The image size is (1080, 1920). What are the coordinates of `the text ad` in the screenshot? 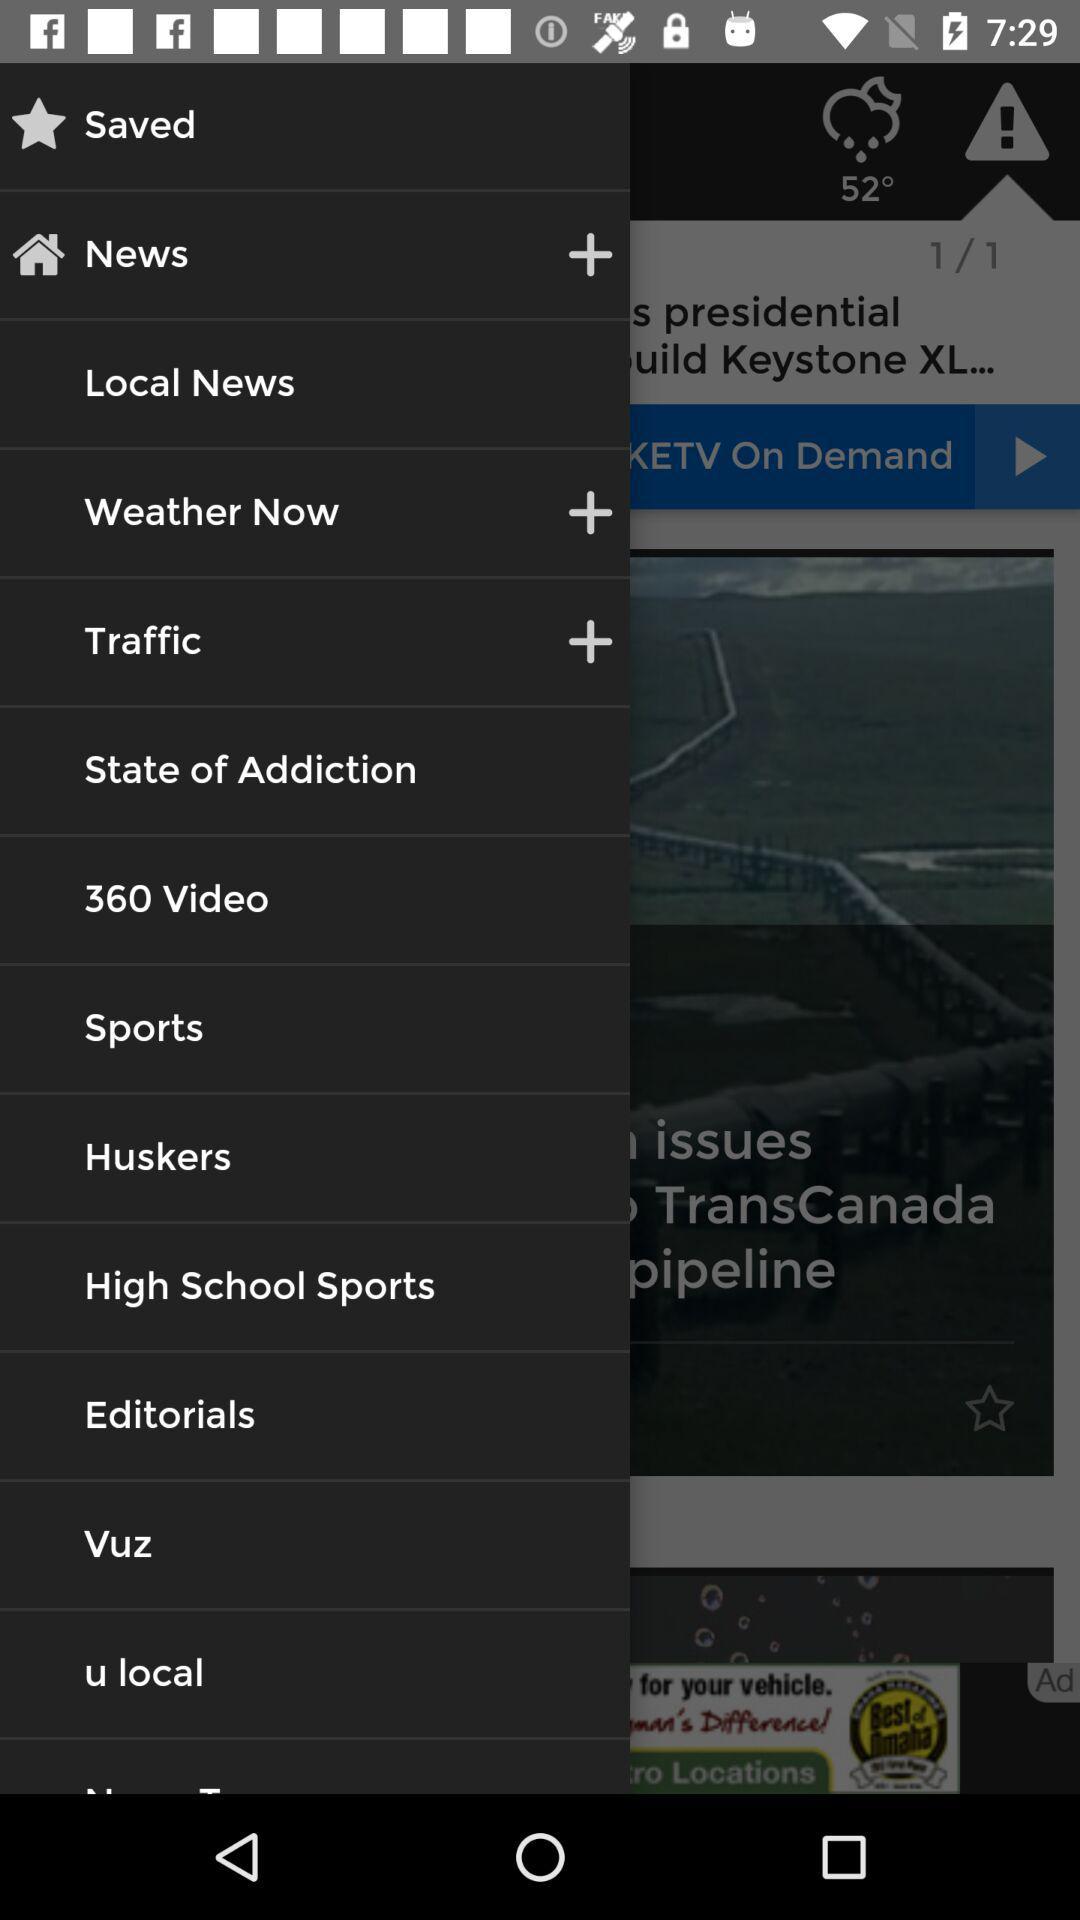 It's located at (1052, 1682).